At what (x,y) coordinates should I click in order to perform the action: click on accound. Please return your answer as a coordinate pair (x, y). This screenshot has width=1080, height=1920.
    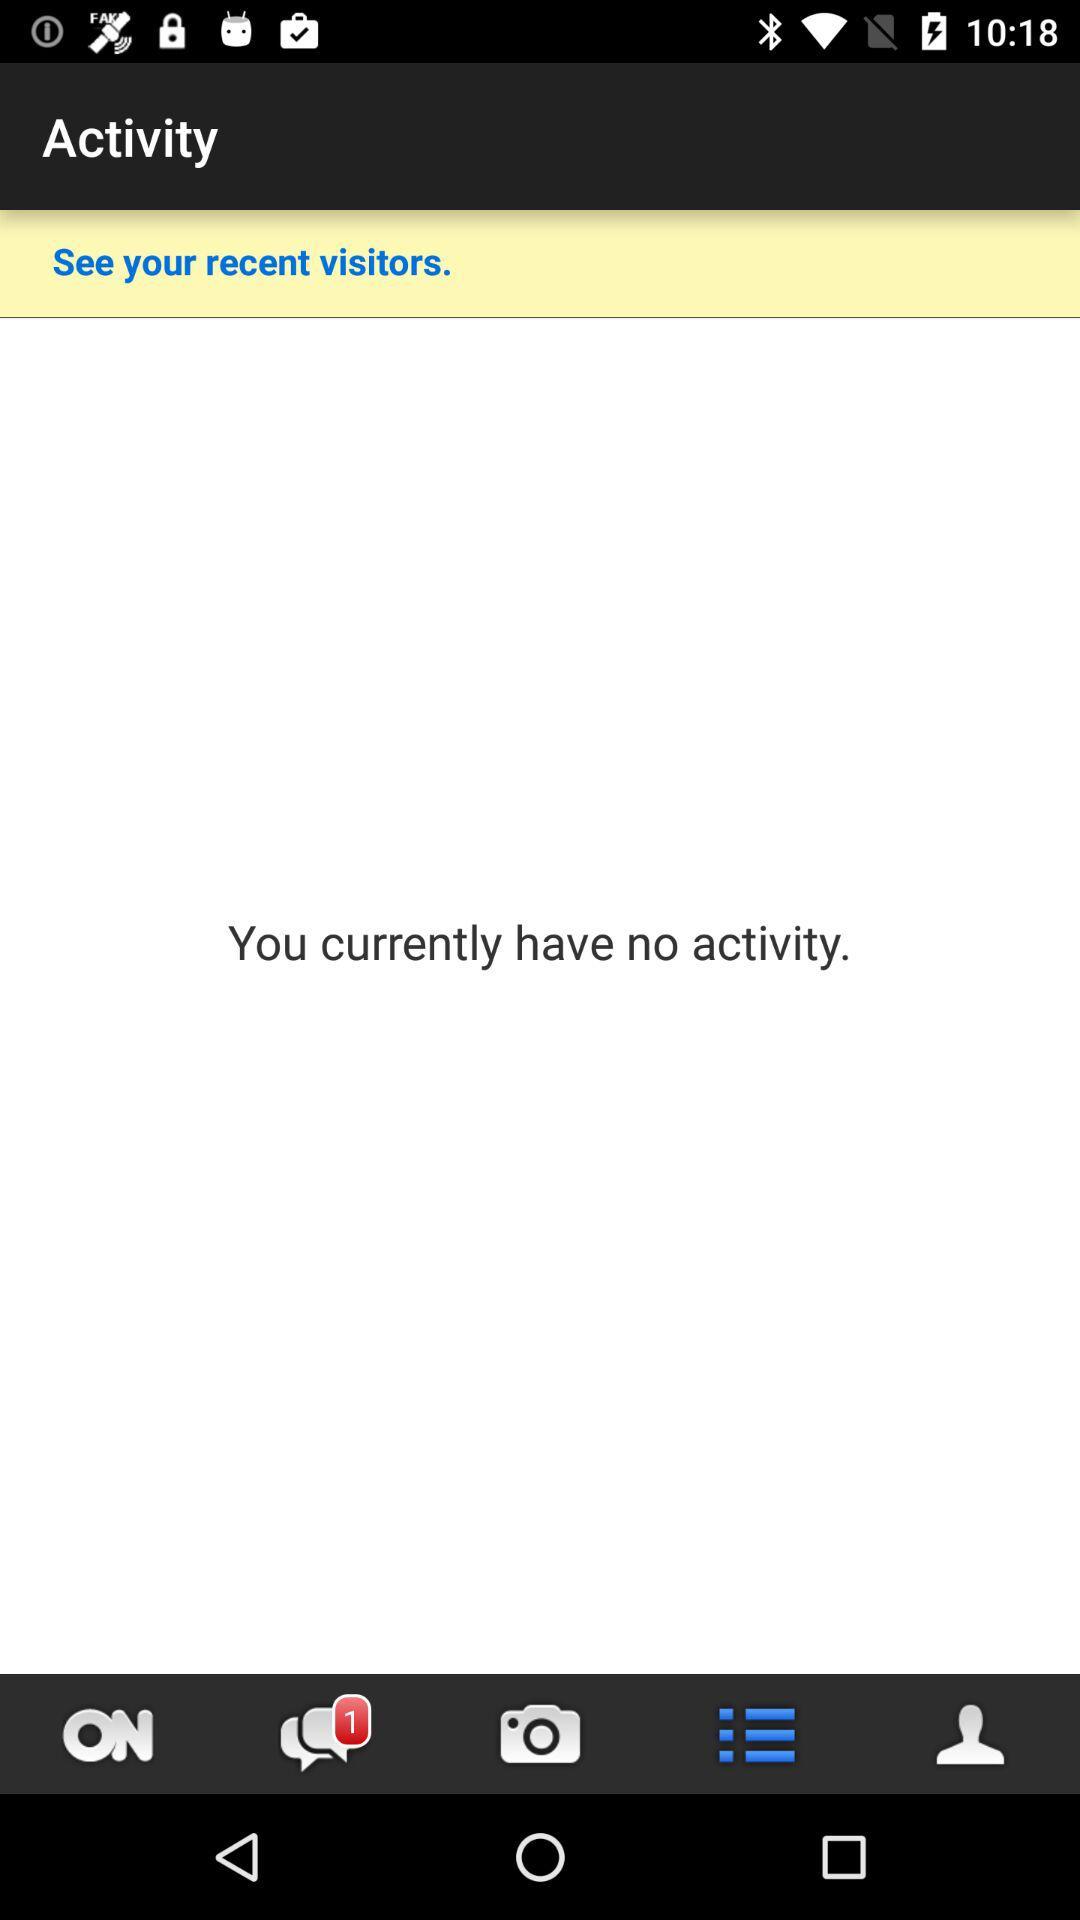
    Looking at the image, I should click on (971, 1733).